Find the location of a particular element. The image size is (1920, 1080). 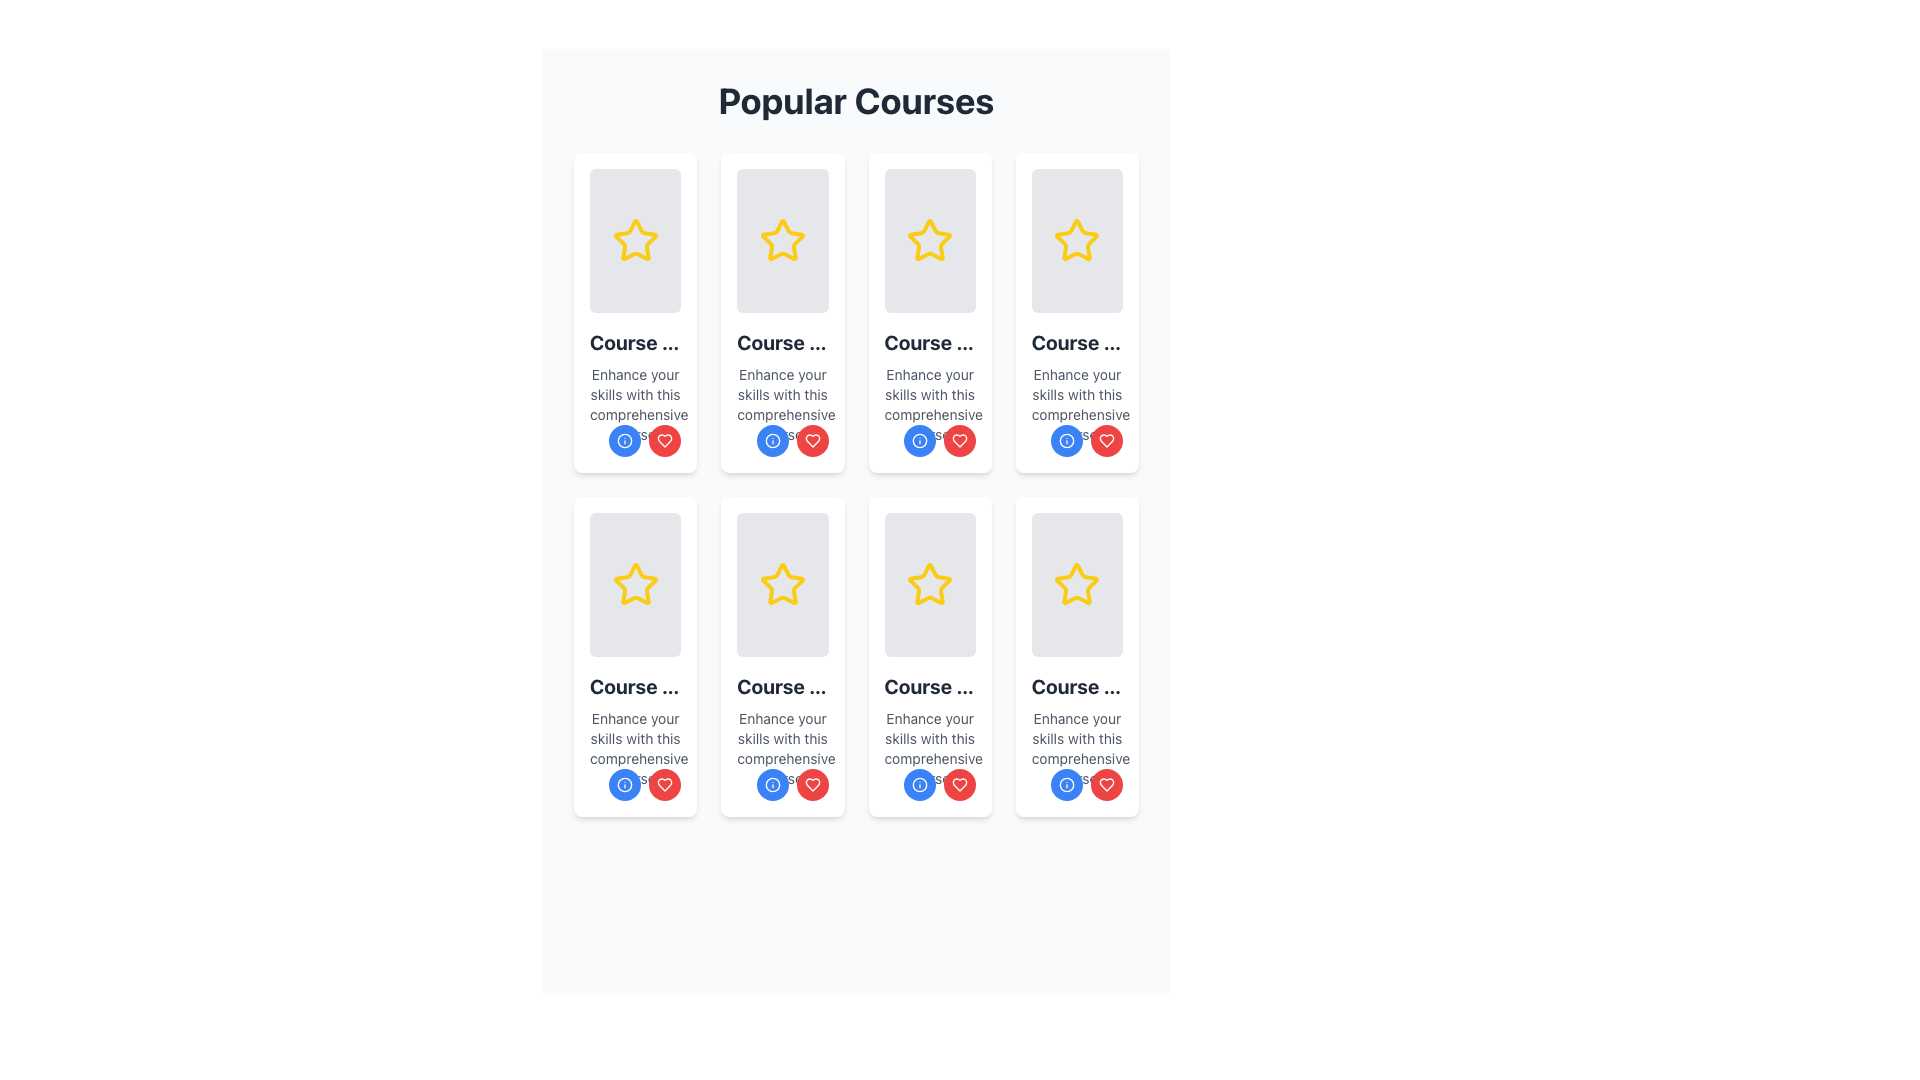

the circular blue button with a white info icon at the bottom-center of the card is located at coordinates (624, 439).